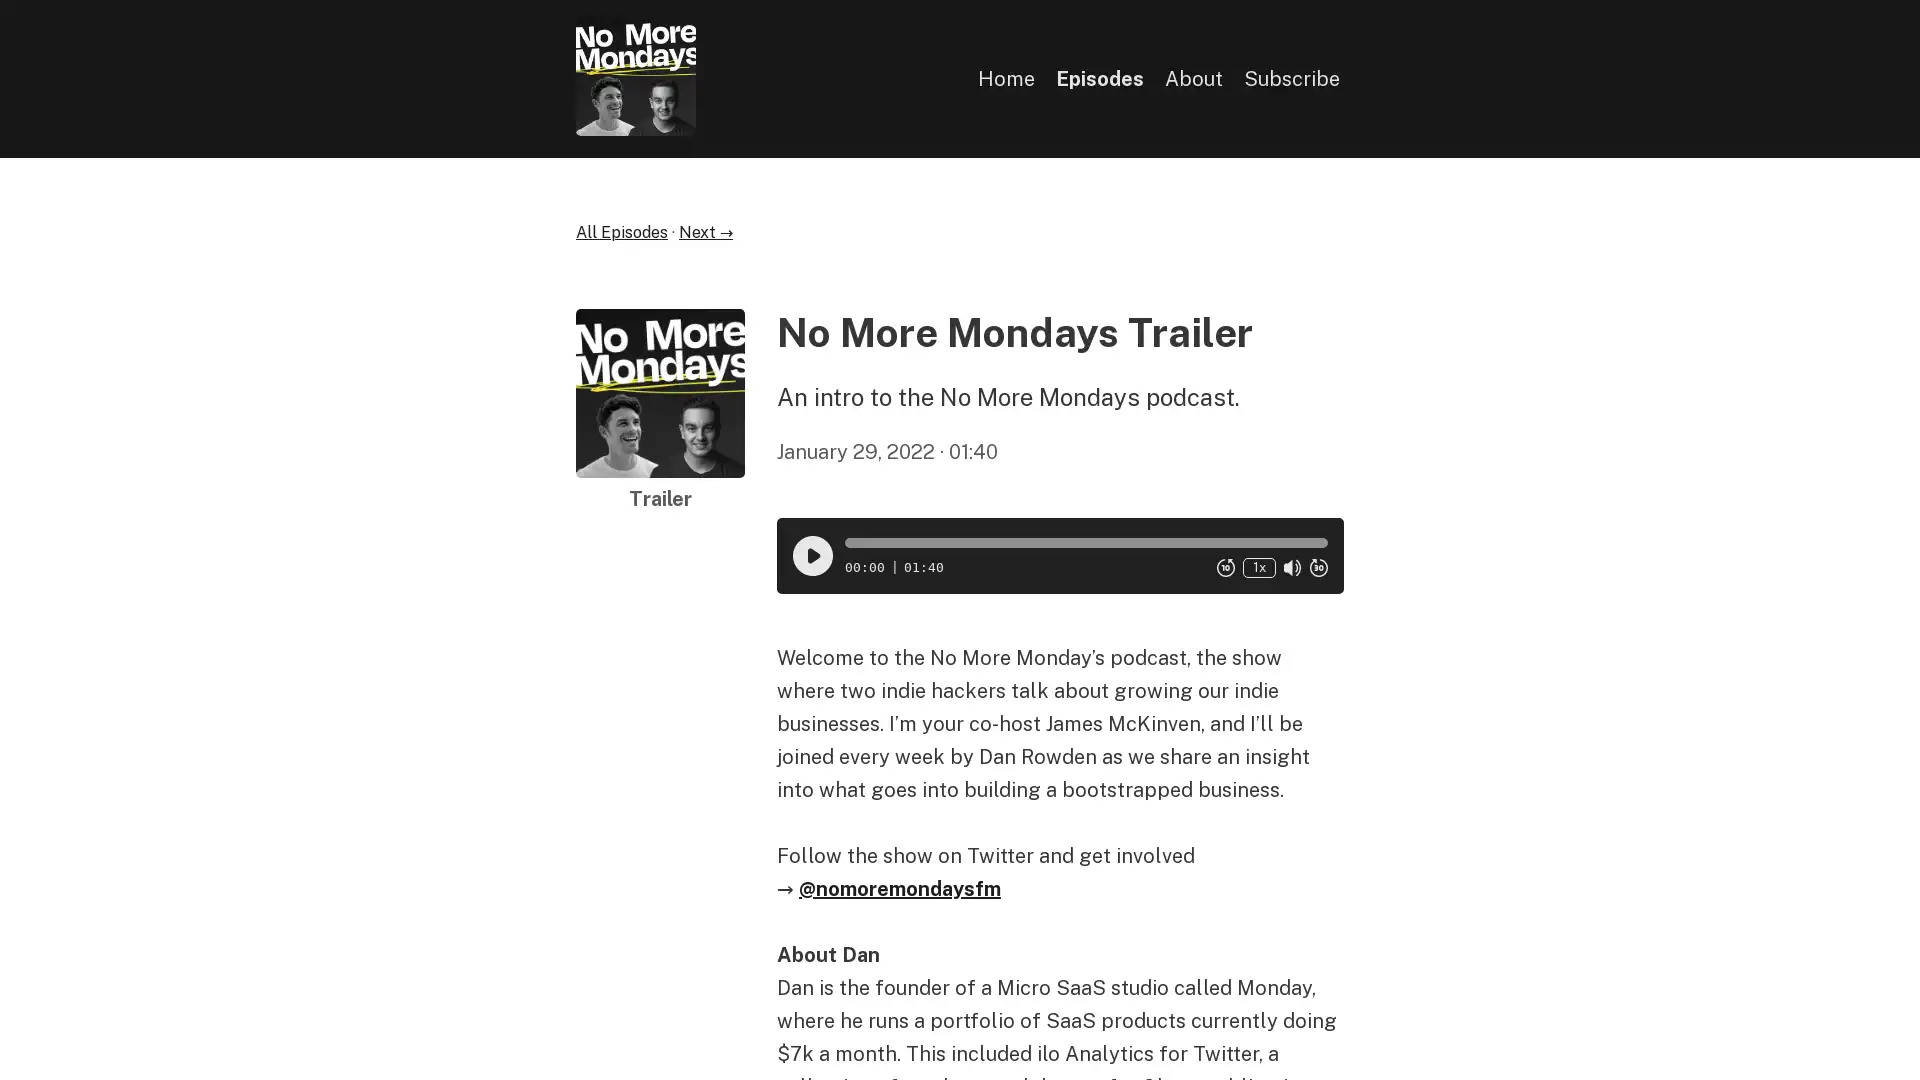 The height and width of the screenshot is (1080, 1920). What do you see at coordinates (811, 555) in the screenshot?
I see `play` at bounding box center [811, 555].